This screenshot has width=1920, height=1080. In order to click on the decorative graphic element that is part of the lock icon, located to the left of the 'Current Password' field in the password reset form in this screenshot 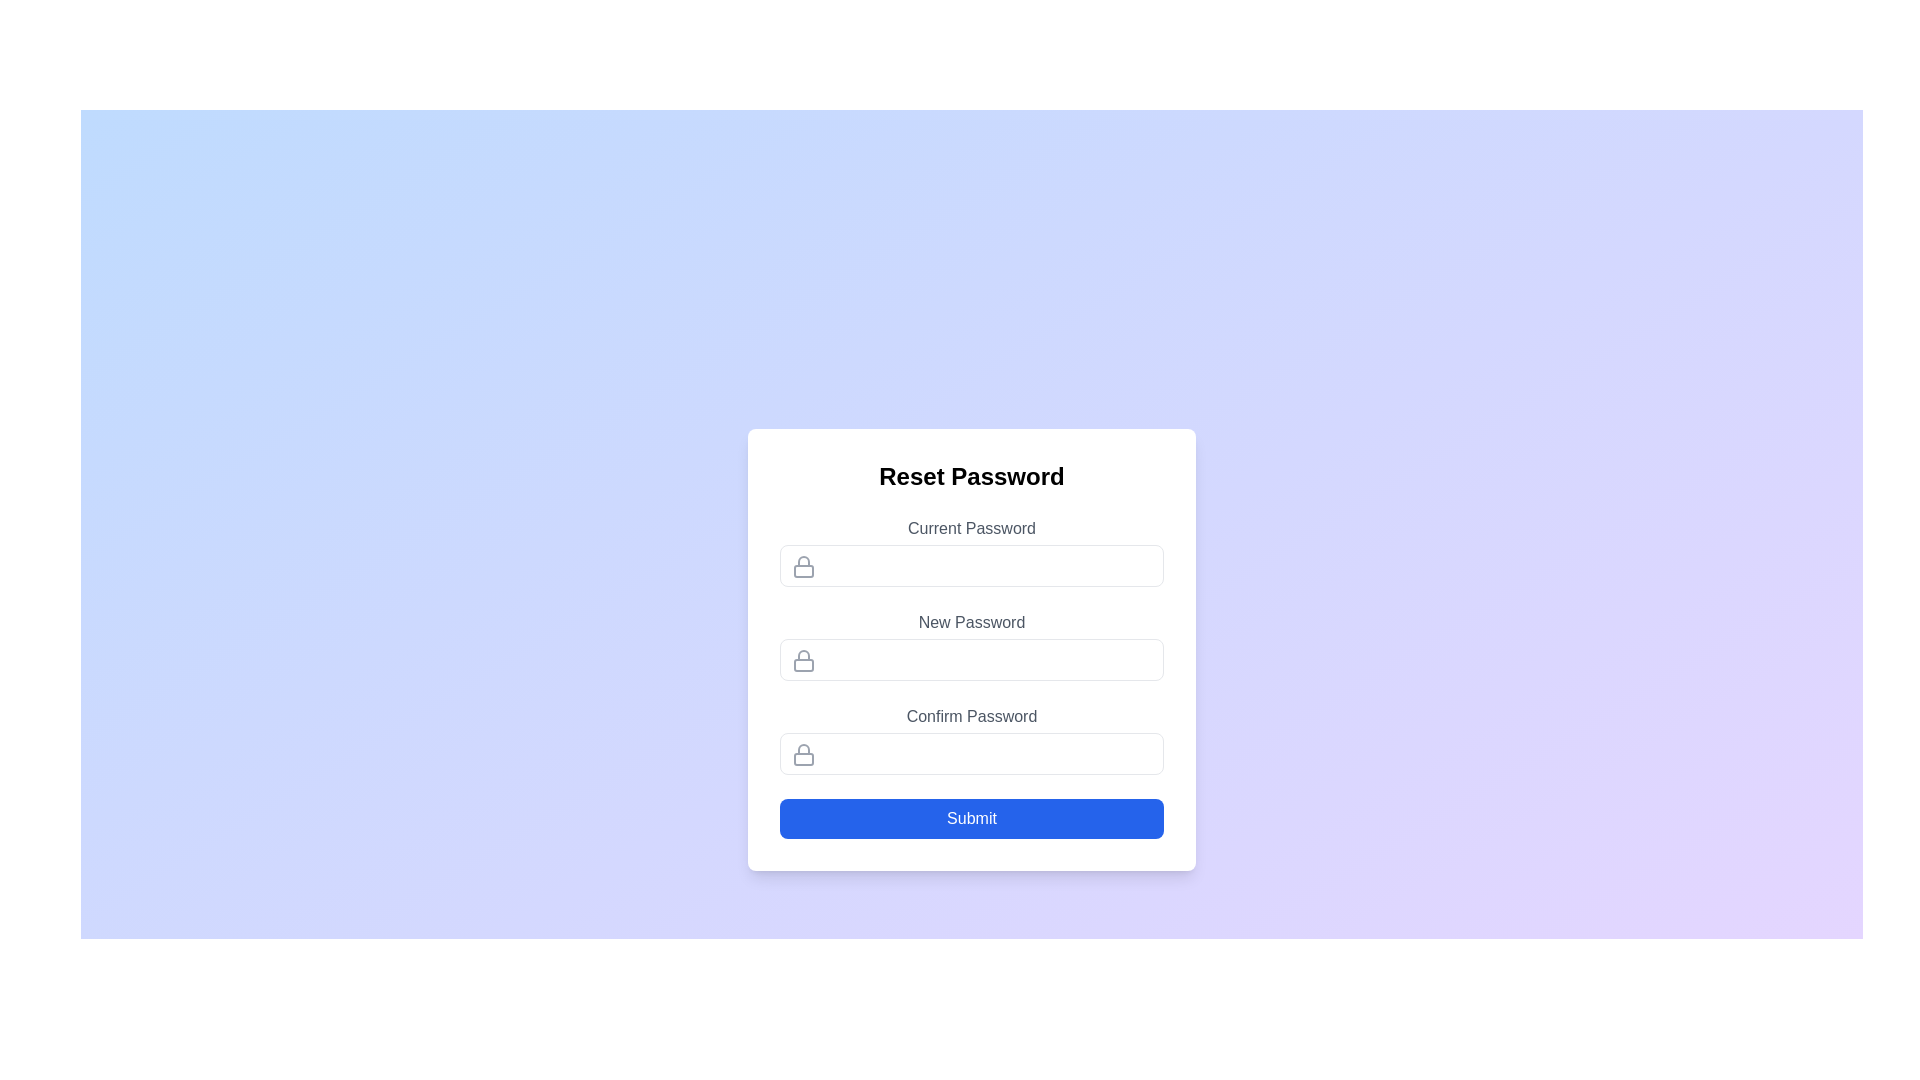, I will do `click(804, 570)`.